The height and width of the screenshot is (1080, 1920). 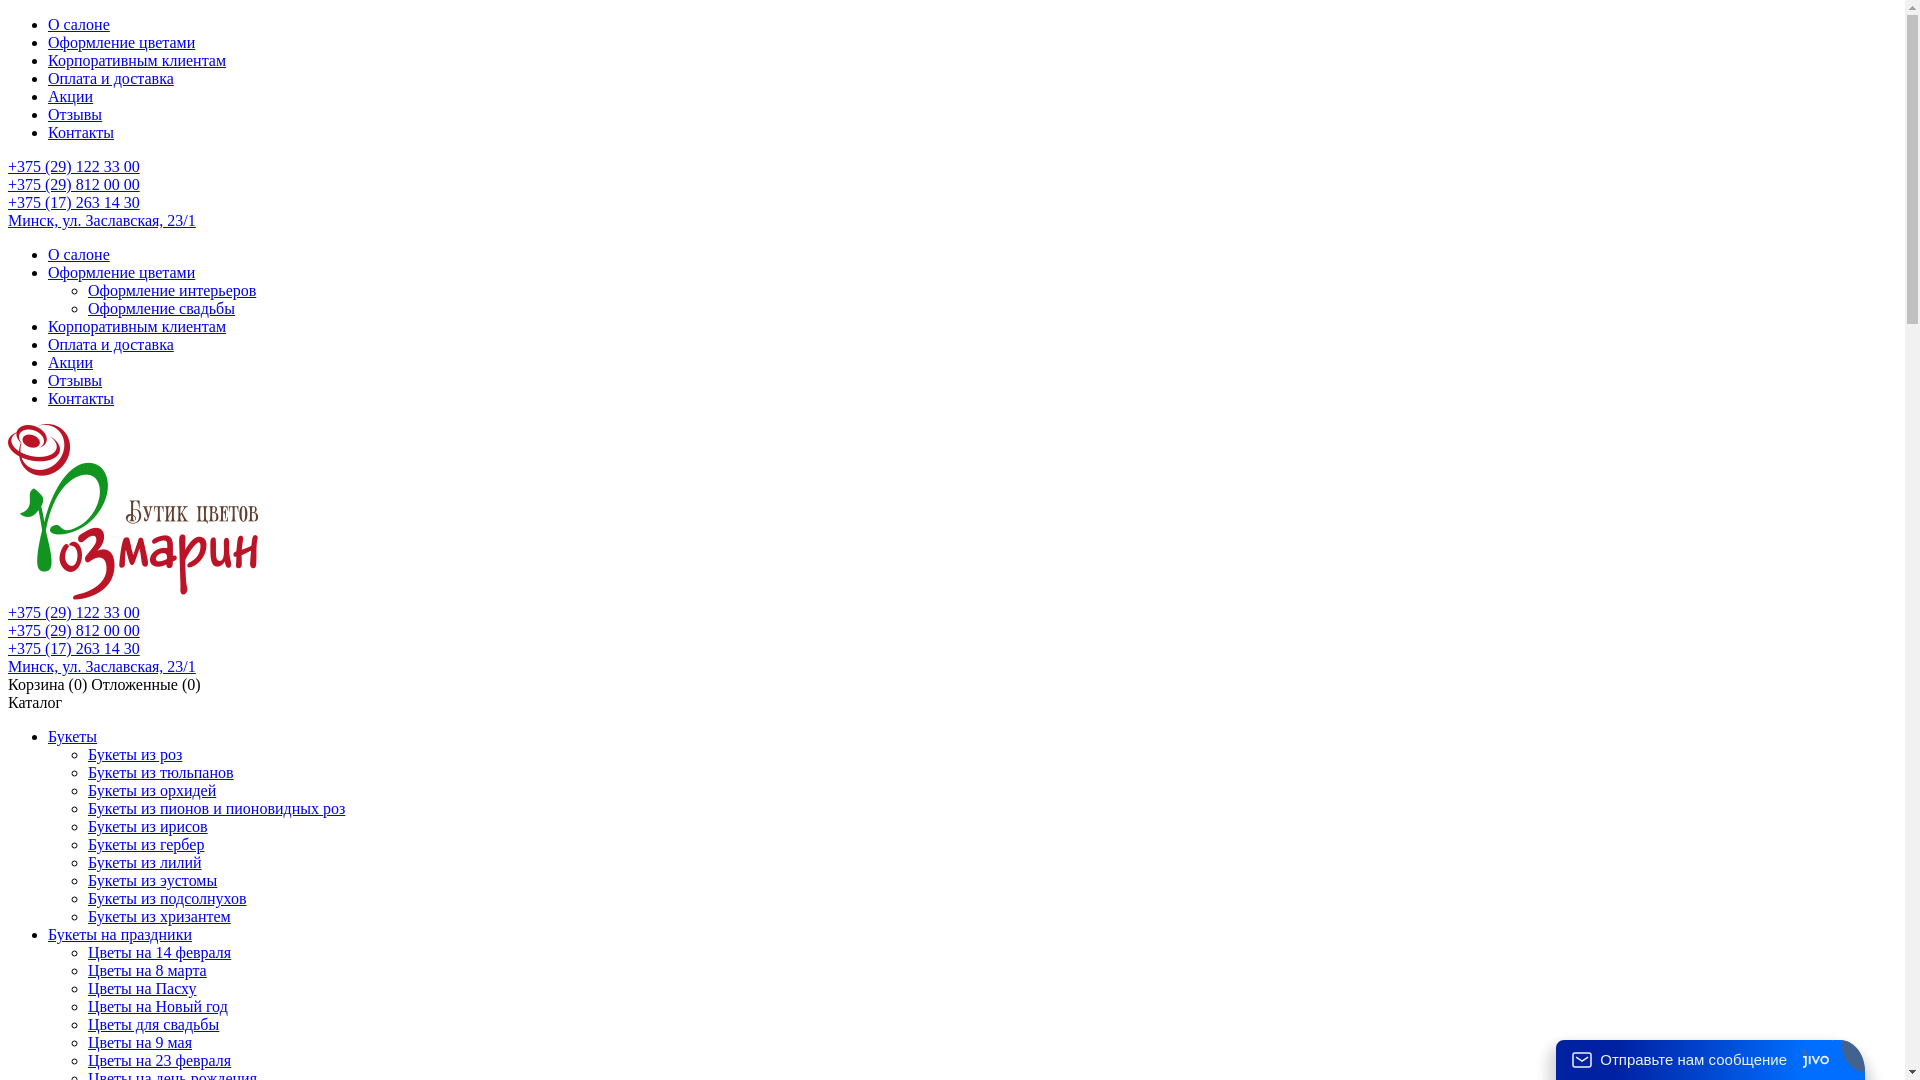 I want to click on '+375 (29) 812 00 00', so click(x=73, y=184).